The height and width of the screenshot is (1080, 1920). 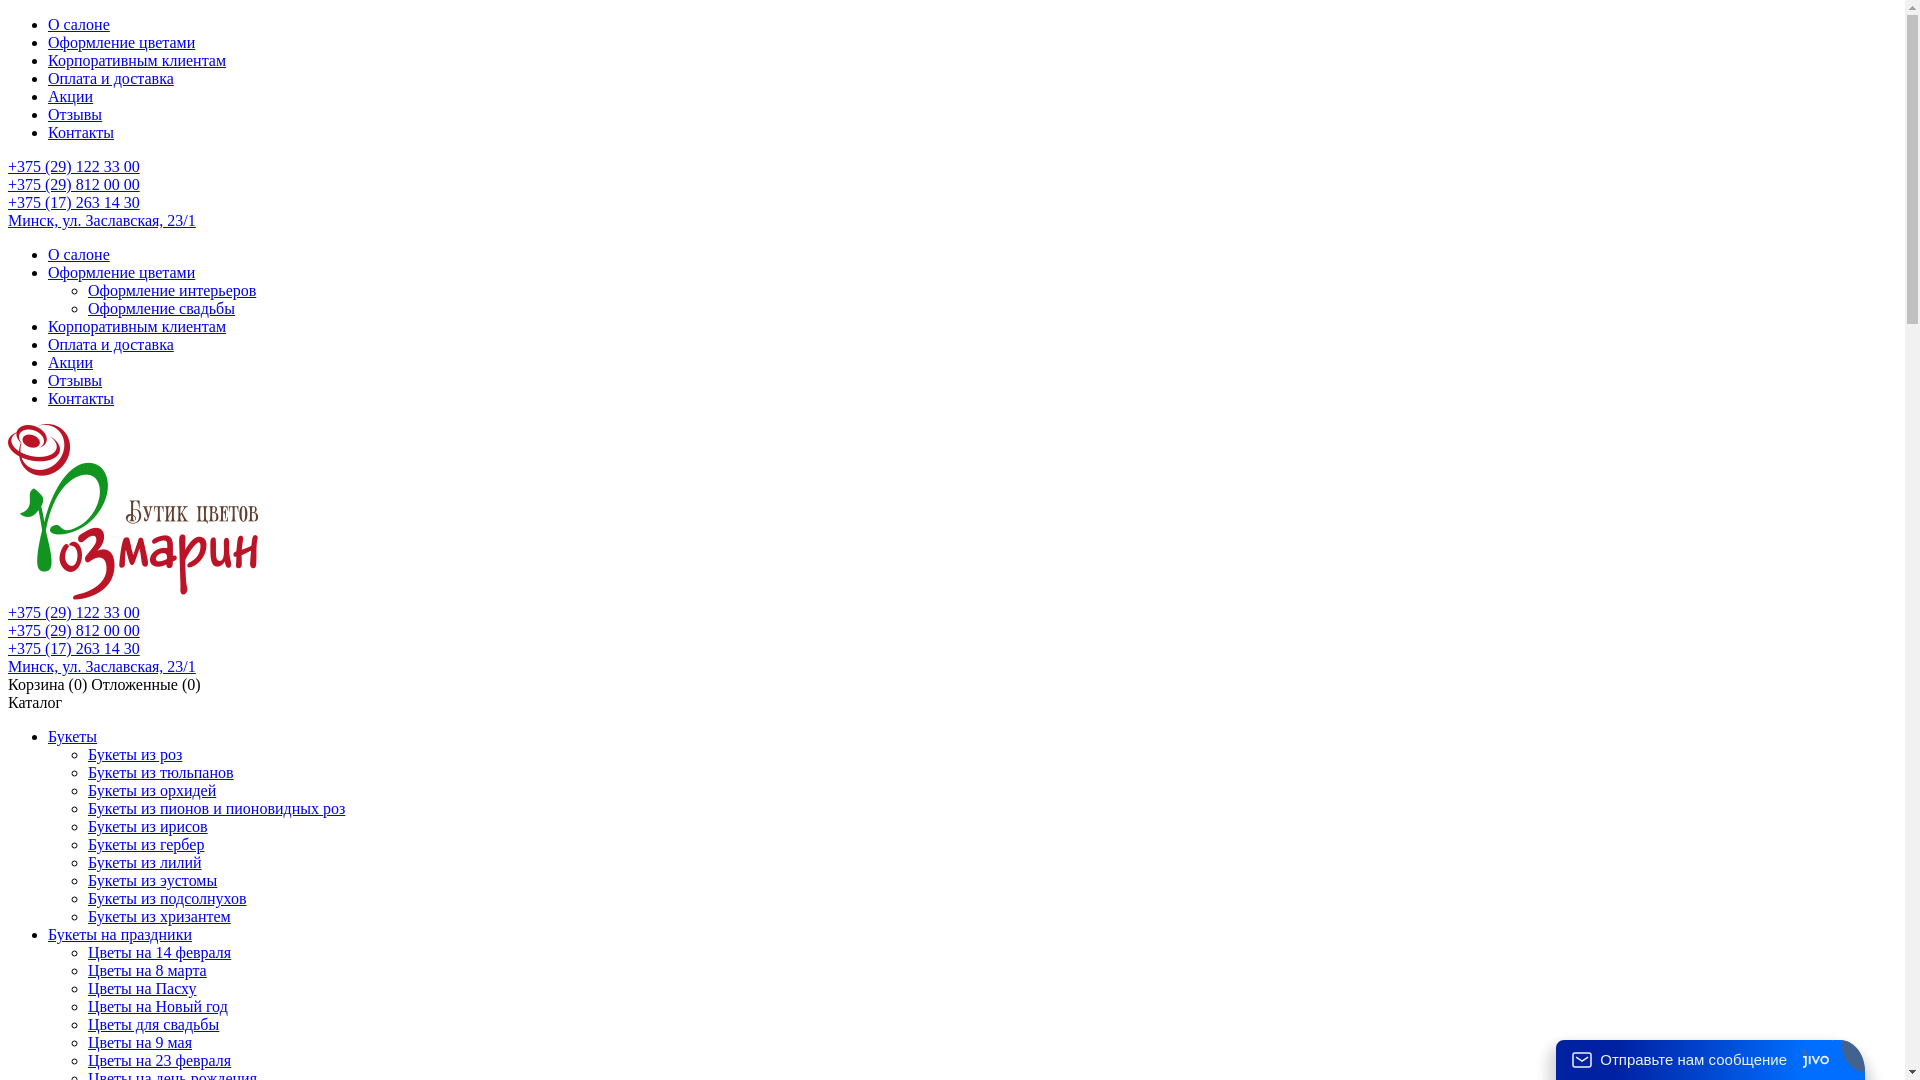 I want to click on '+375 (29) 812 00 00', so click(x=73, y=184).